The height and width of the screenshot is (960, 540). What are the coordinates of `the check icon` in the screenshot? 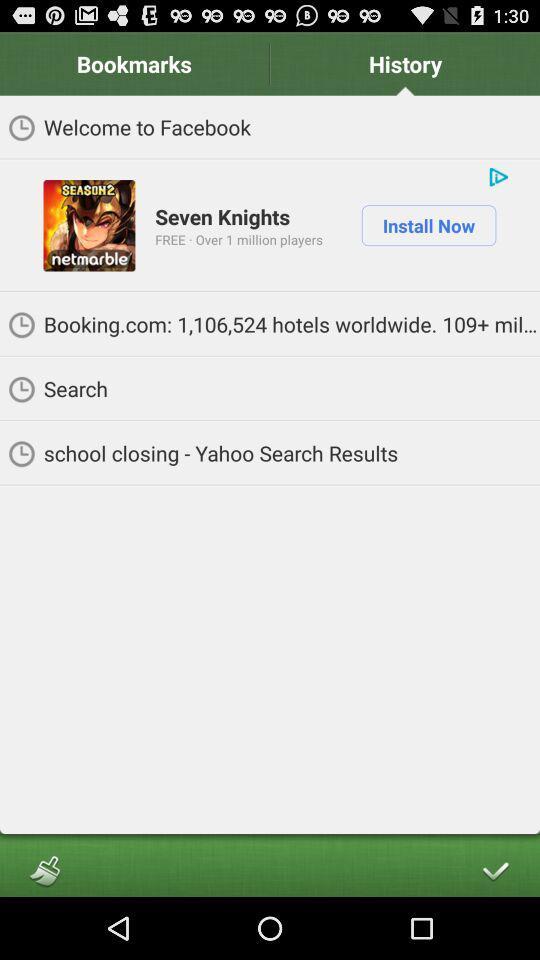 It's located at (494, 931).